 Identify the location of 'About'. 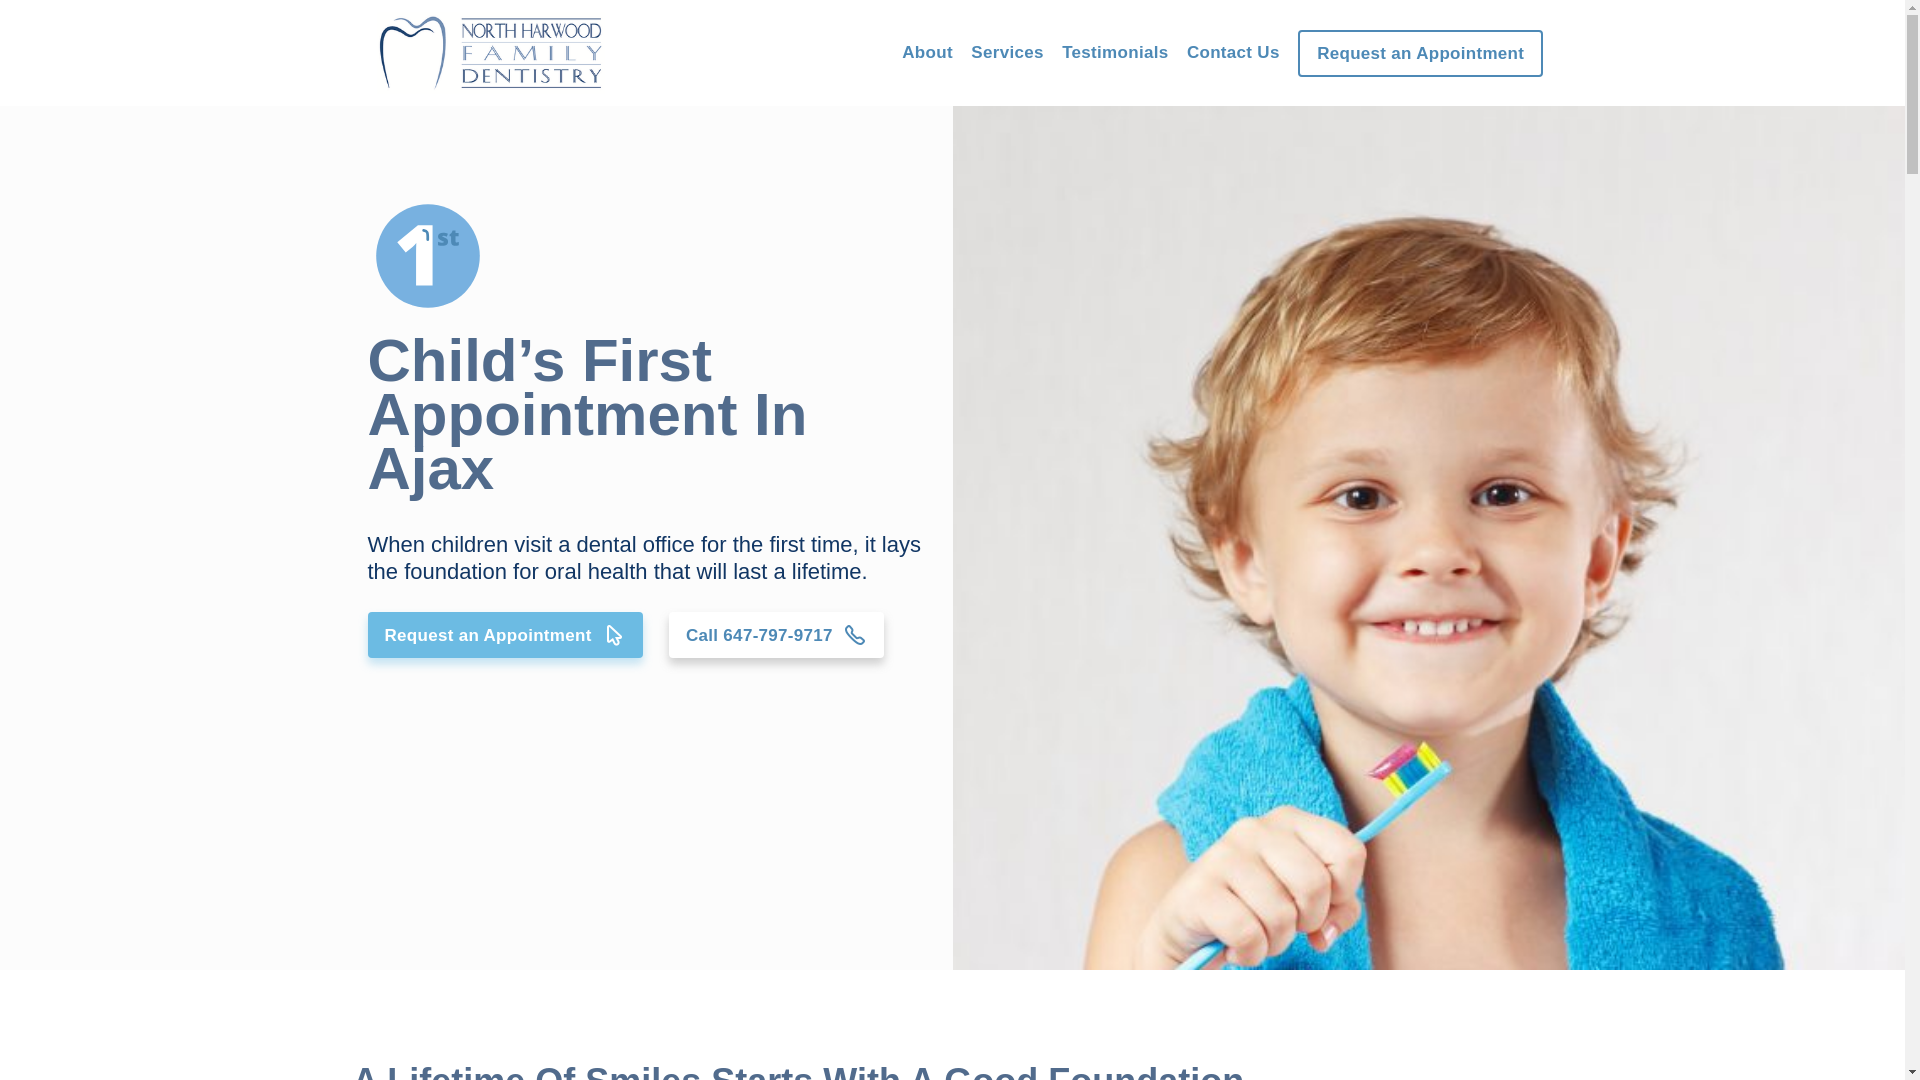
(926, 51).